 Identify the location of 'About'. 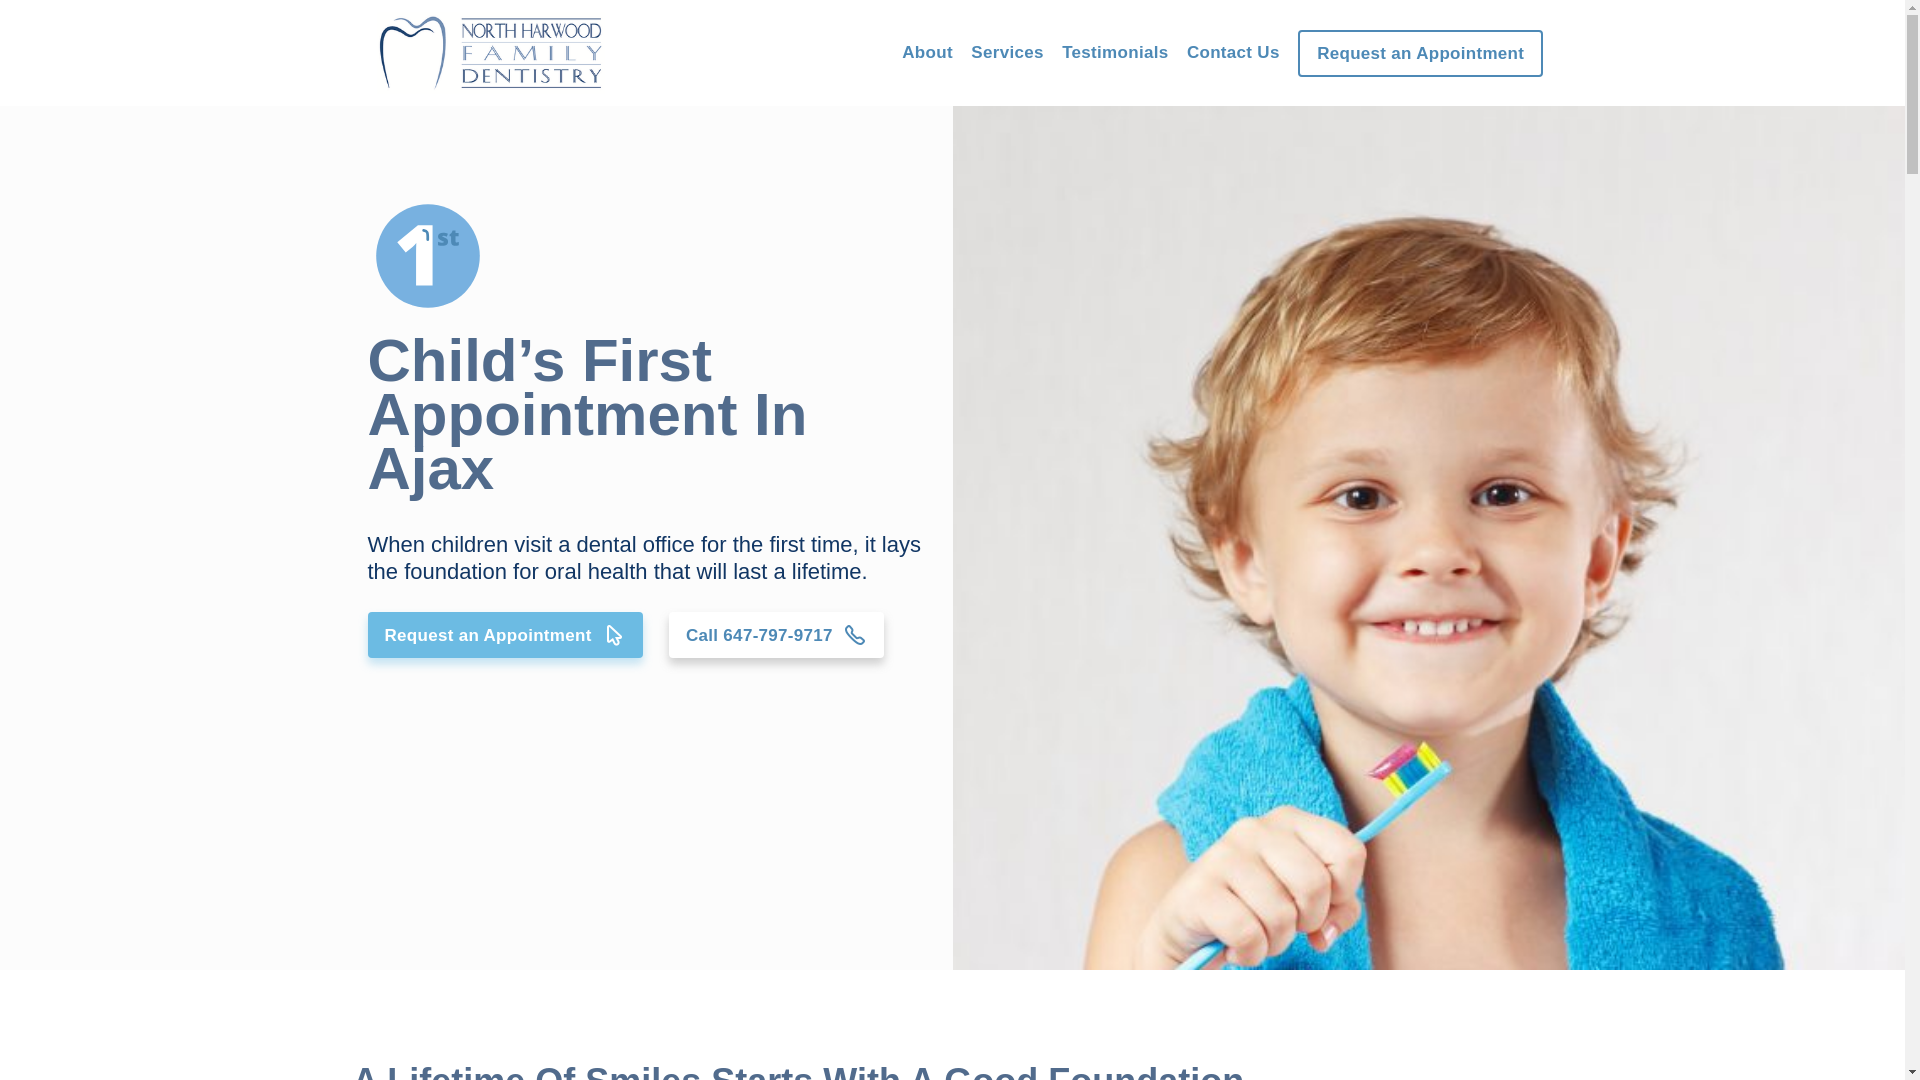
(926, 51).